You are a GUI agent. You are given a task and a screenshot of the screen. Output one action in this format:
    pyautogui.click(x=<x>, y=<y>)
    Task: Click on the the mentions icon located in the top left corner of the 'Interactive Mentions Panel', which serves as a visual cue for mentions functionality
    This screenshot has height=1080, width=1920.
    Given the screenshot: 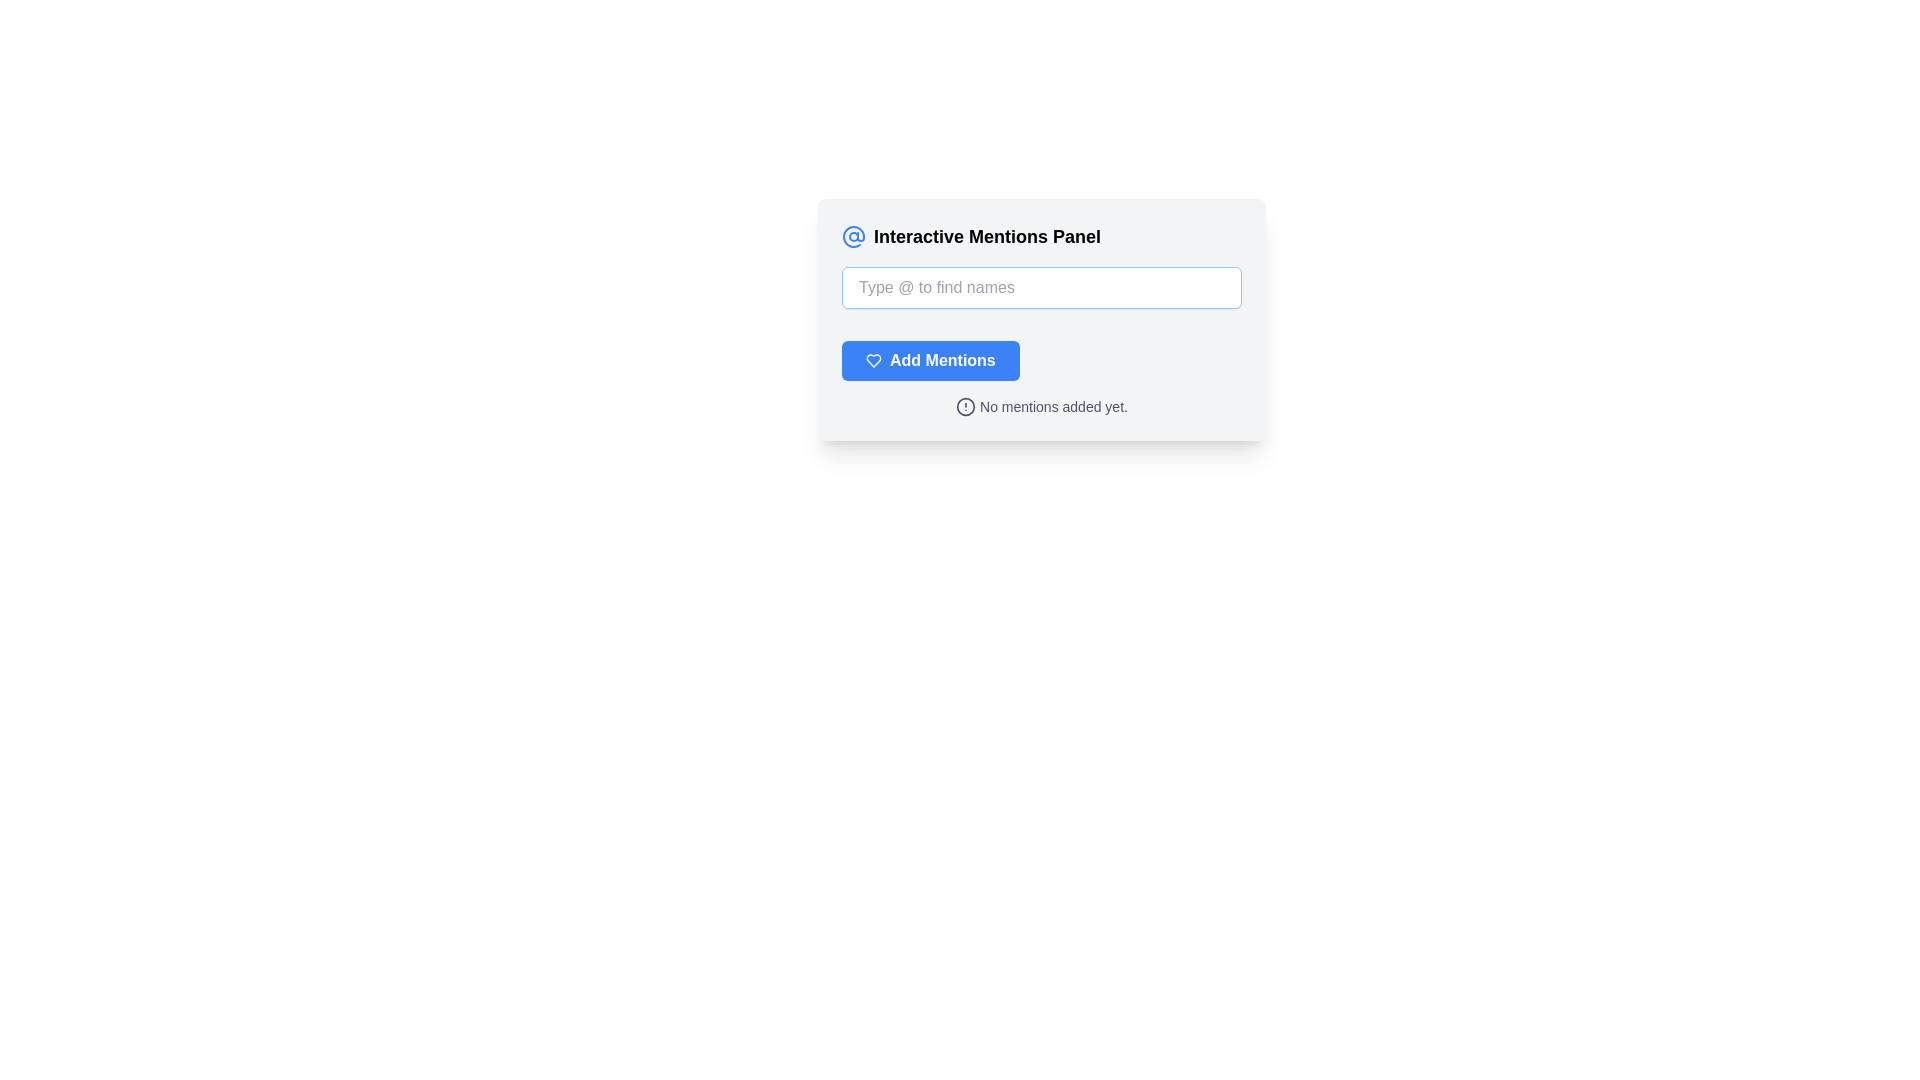 What is the action you would take?
    pyautogui.click(x=854, y=235)
    